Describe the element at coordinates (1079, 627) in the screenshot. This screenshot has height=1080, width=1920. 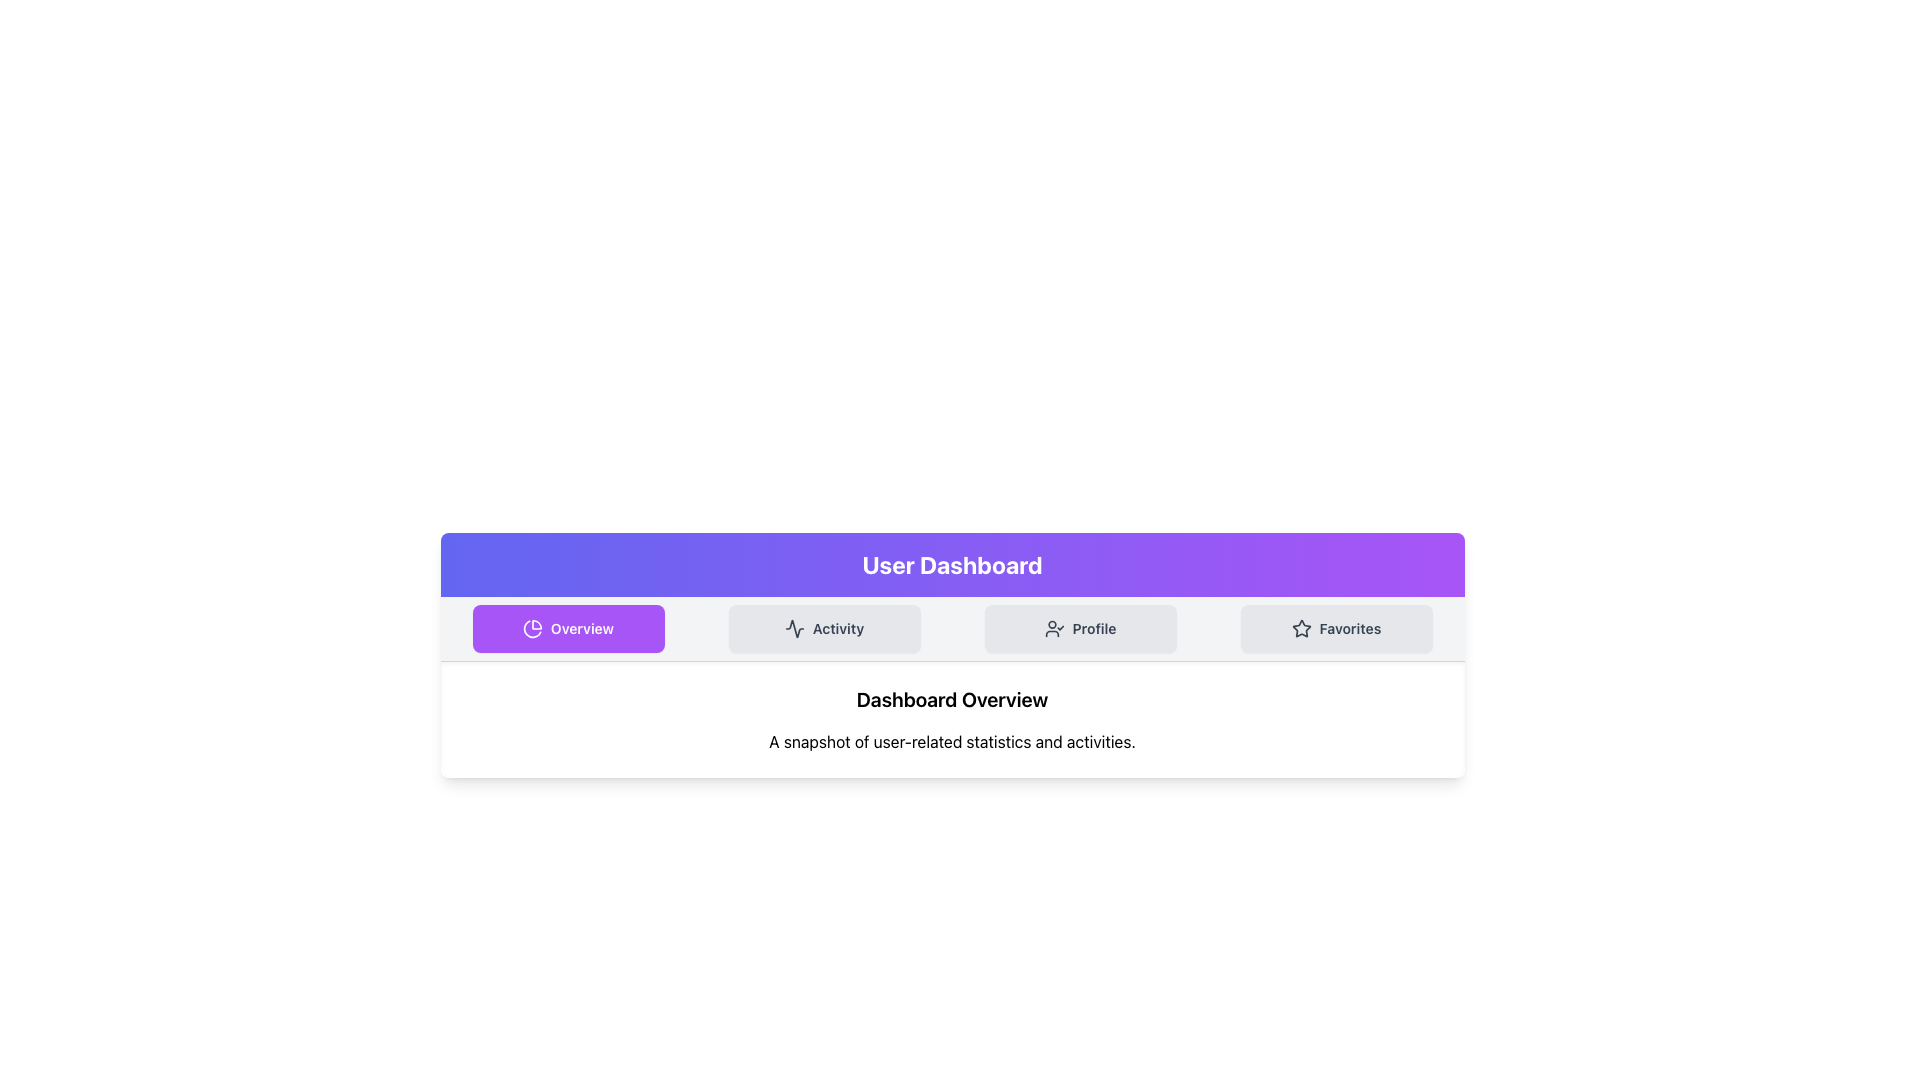
I see `the 'Profile' button located in the horizontal navigation bar under the 'User Dashboard' title` at that location.